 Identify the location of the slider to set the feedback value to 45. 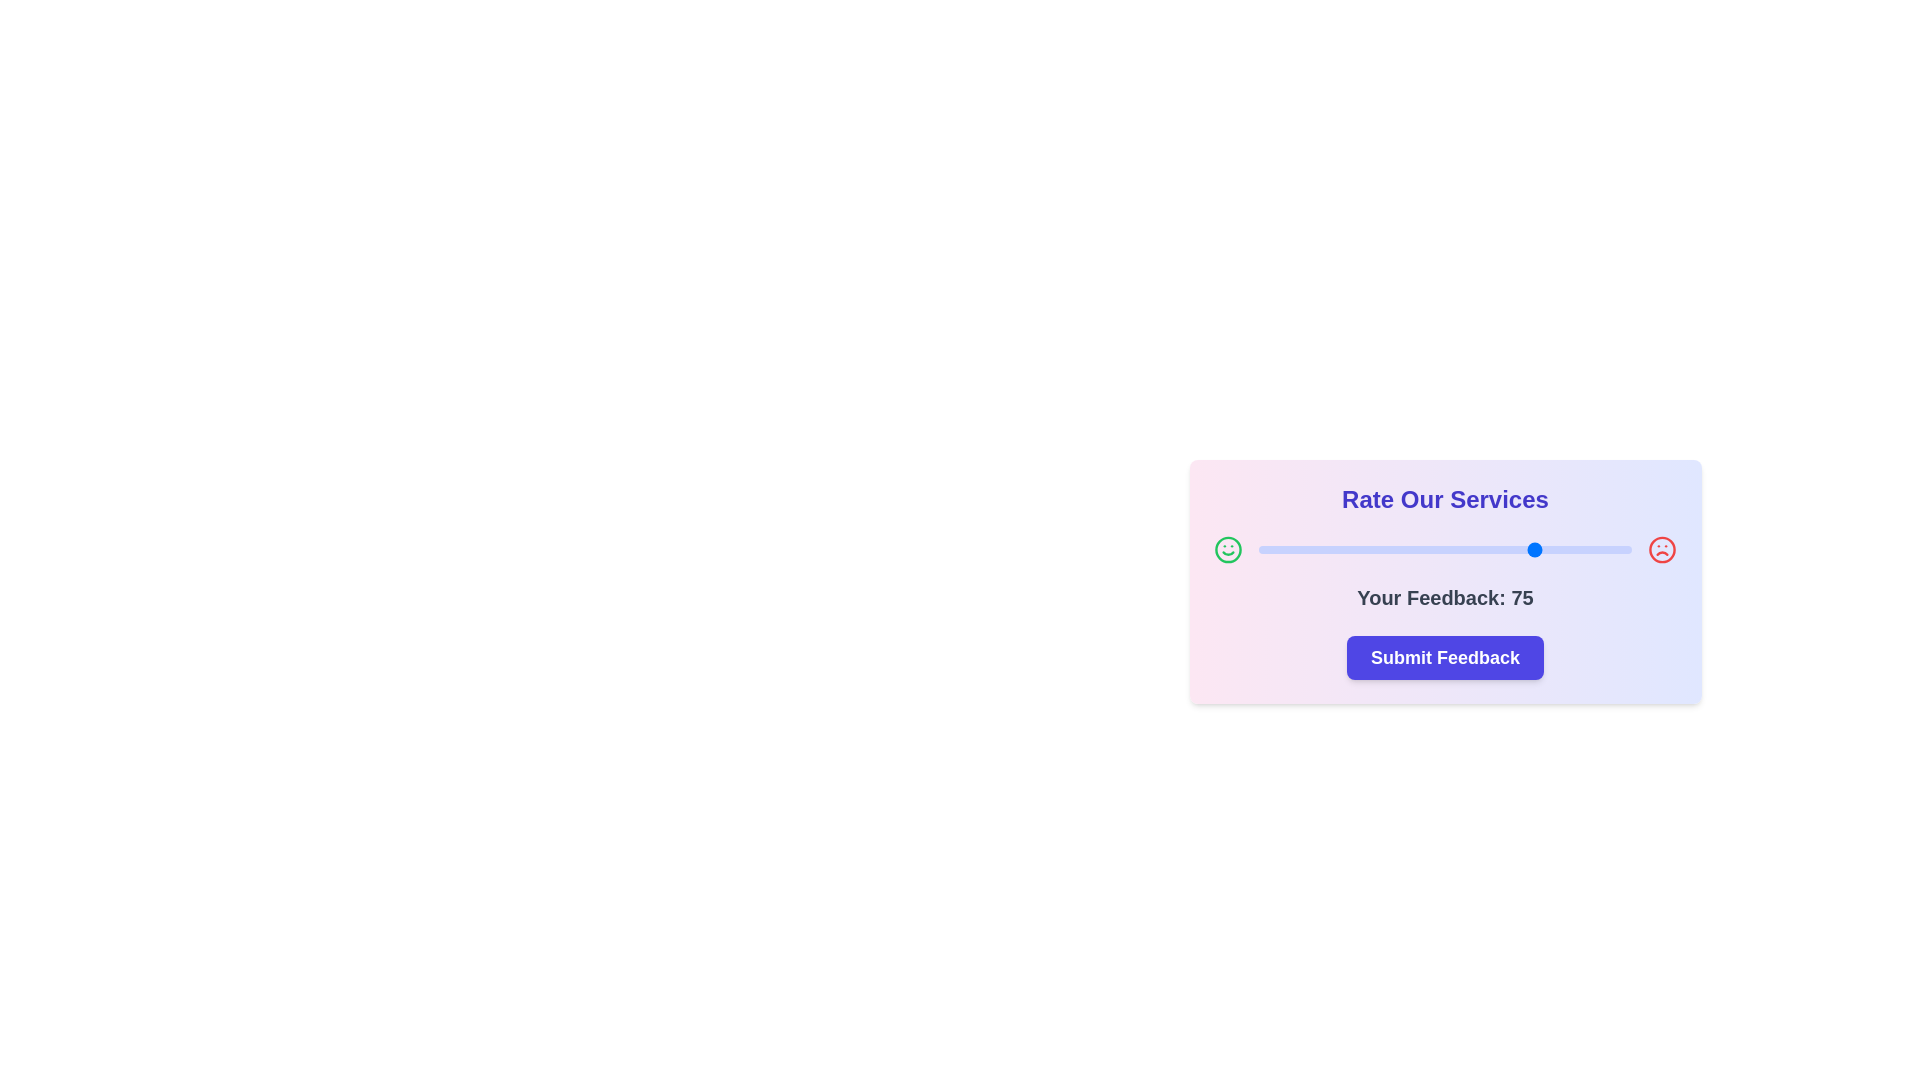
(1425, 550).